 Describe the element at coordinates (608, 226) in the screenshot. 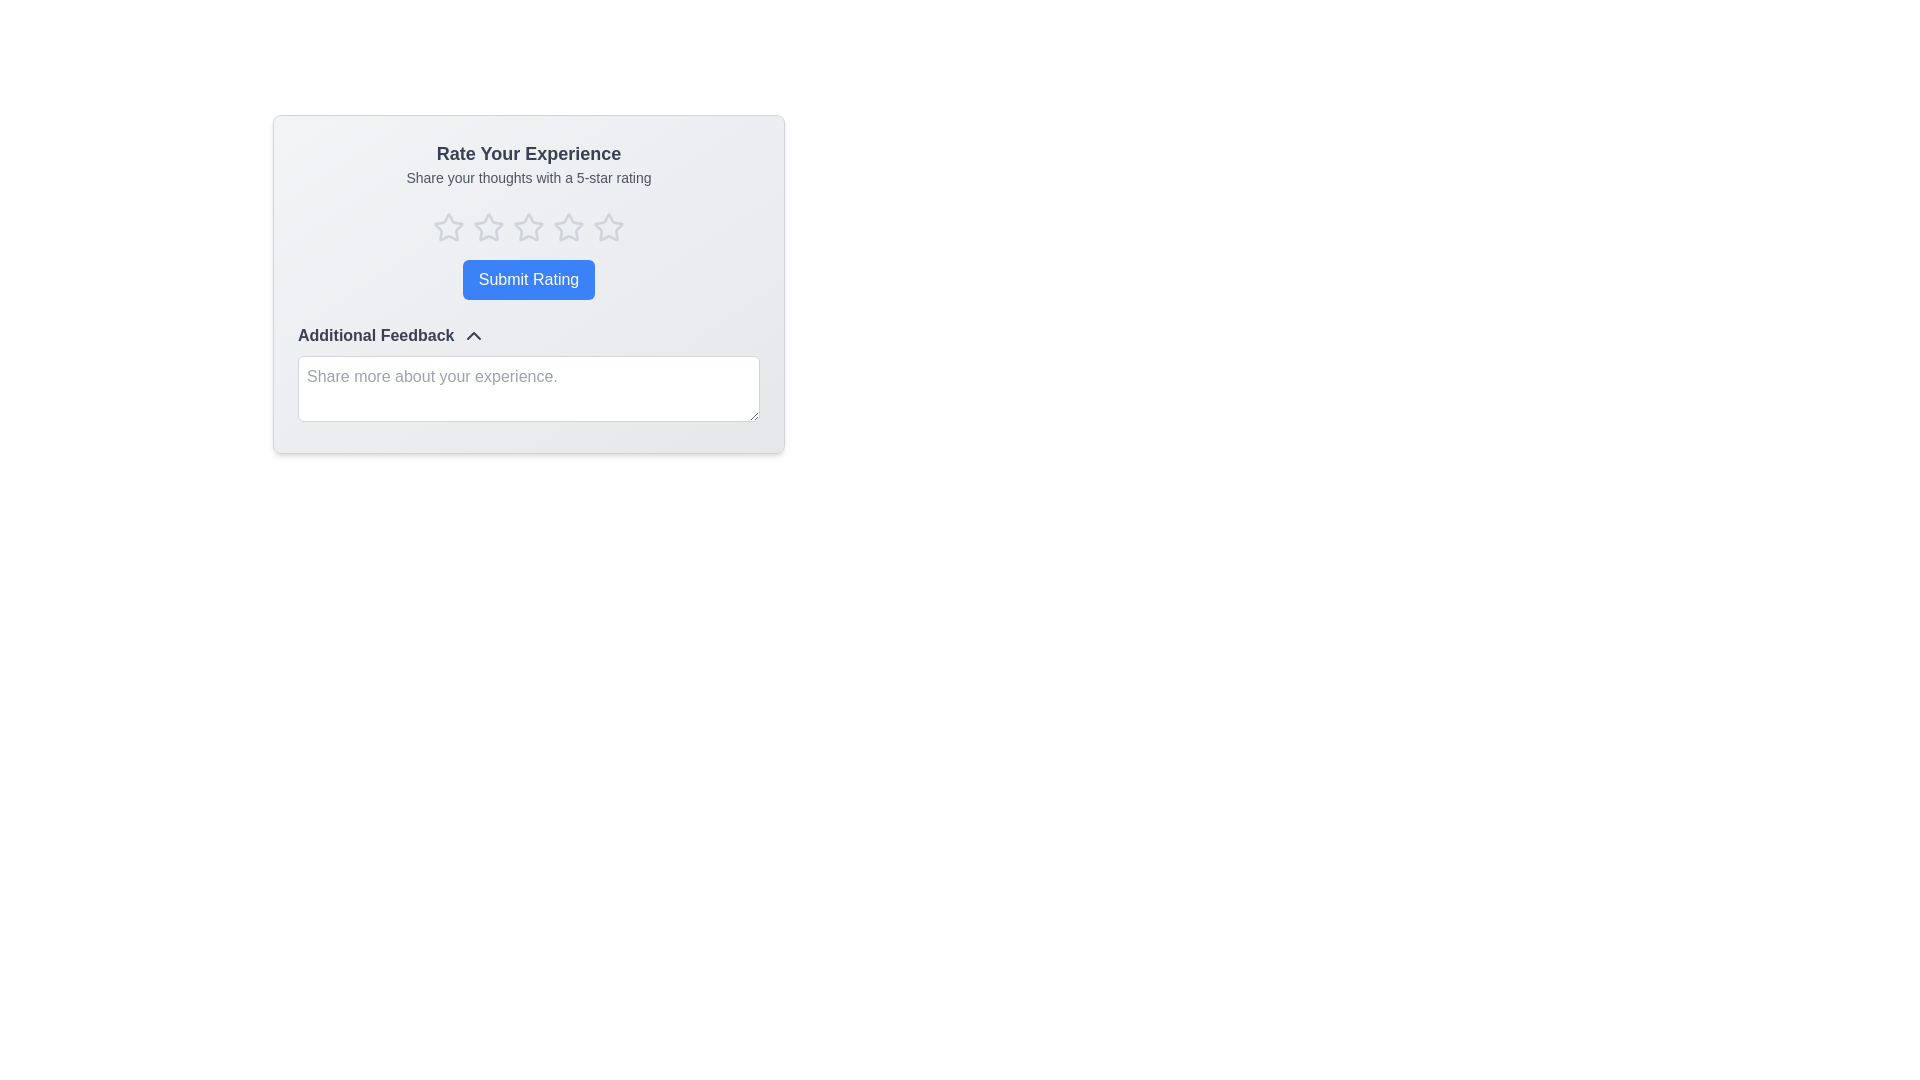

I see `the fourth star icon in the rating system to rate your experience` at that location.